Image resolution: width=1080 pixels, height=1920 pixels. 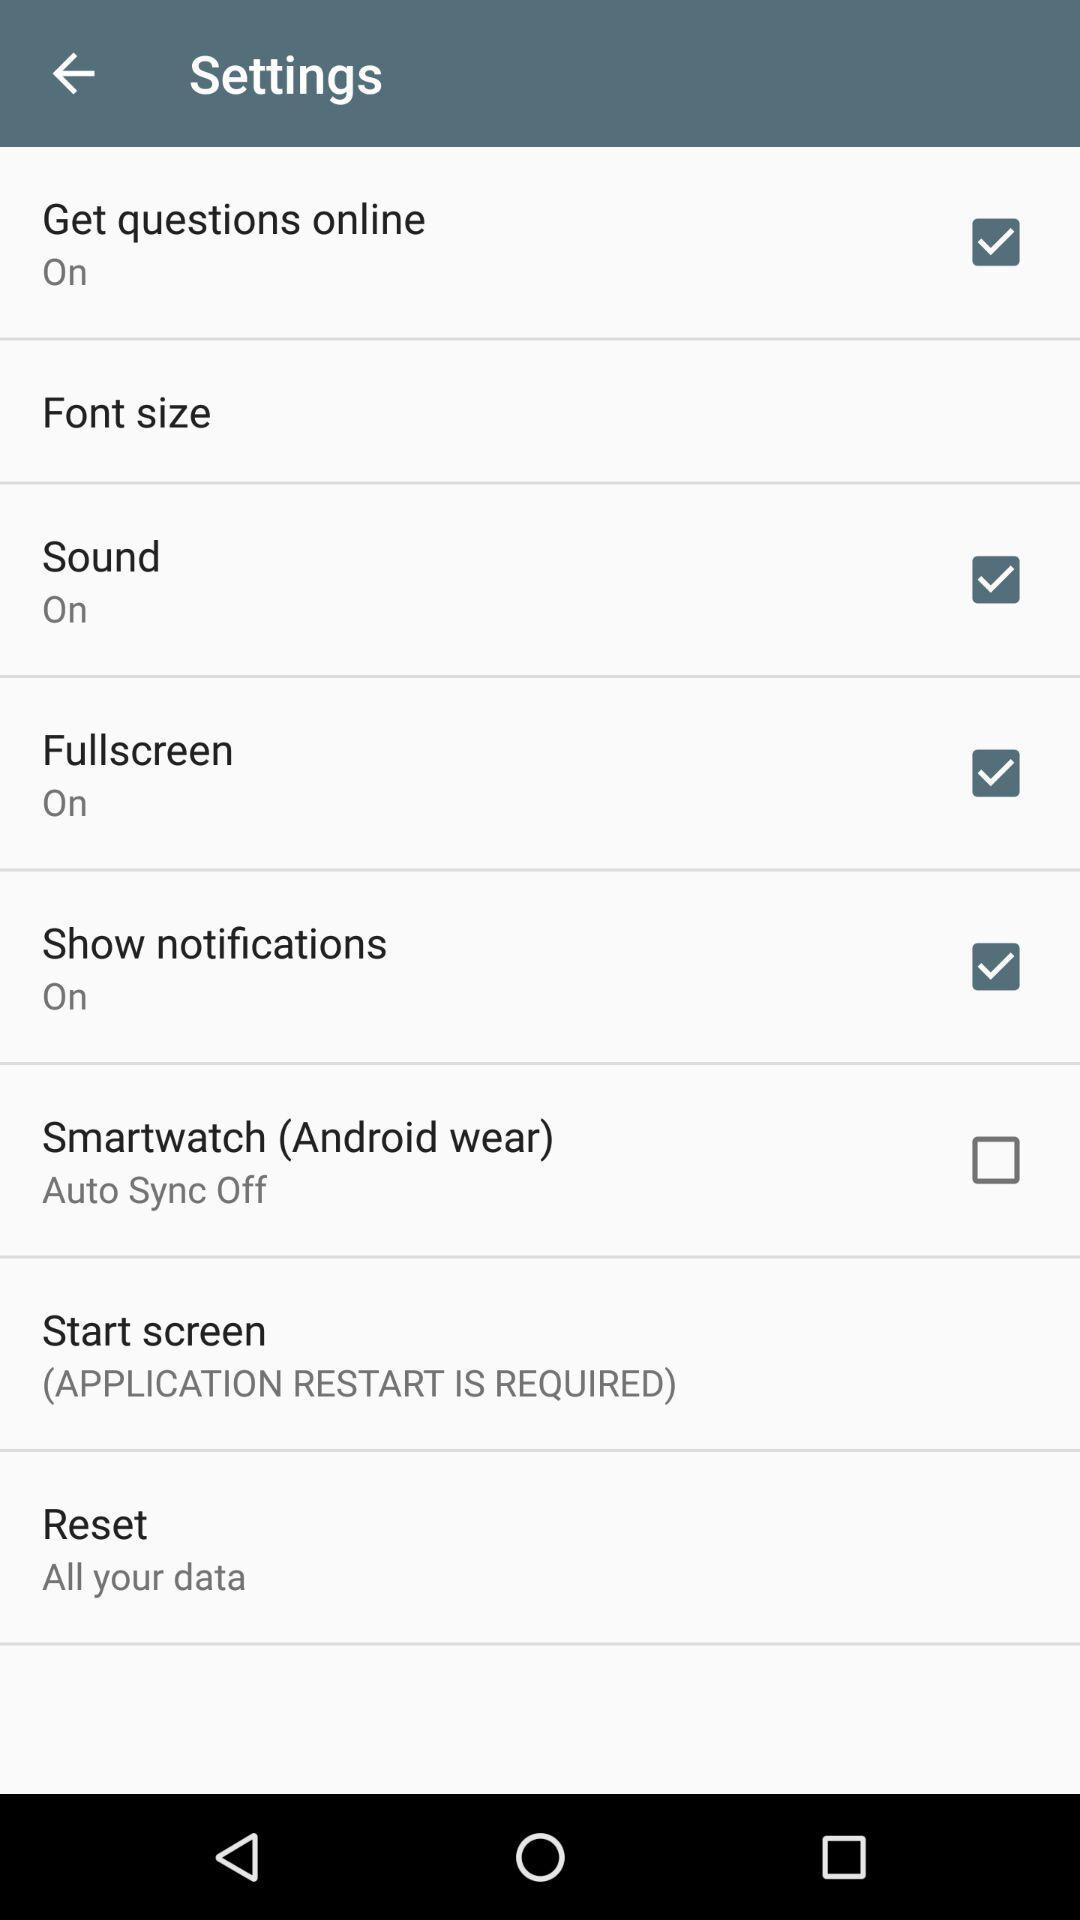 What do you see at coordinates (143, 1574) in the screenshot?
I see `item below the reset icon` at bounding box center [143, 1574].